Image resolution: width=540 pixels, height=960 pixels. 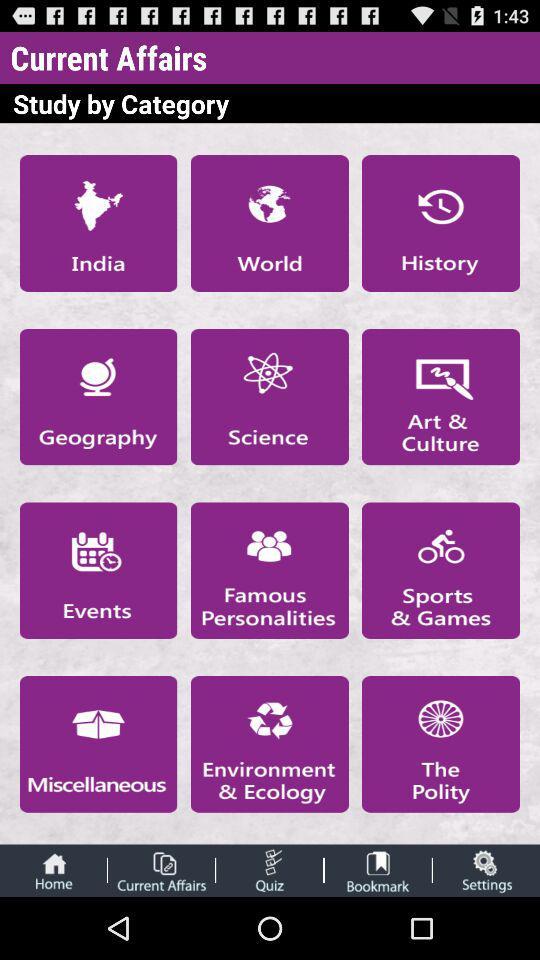 I want to click on see india current affairs, so click(x=97, y=223).